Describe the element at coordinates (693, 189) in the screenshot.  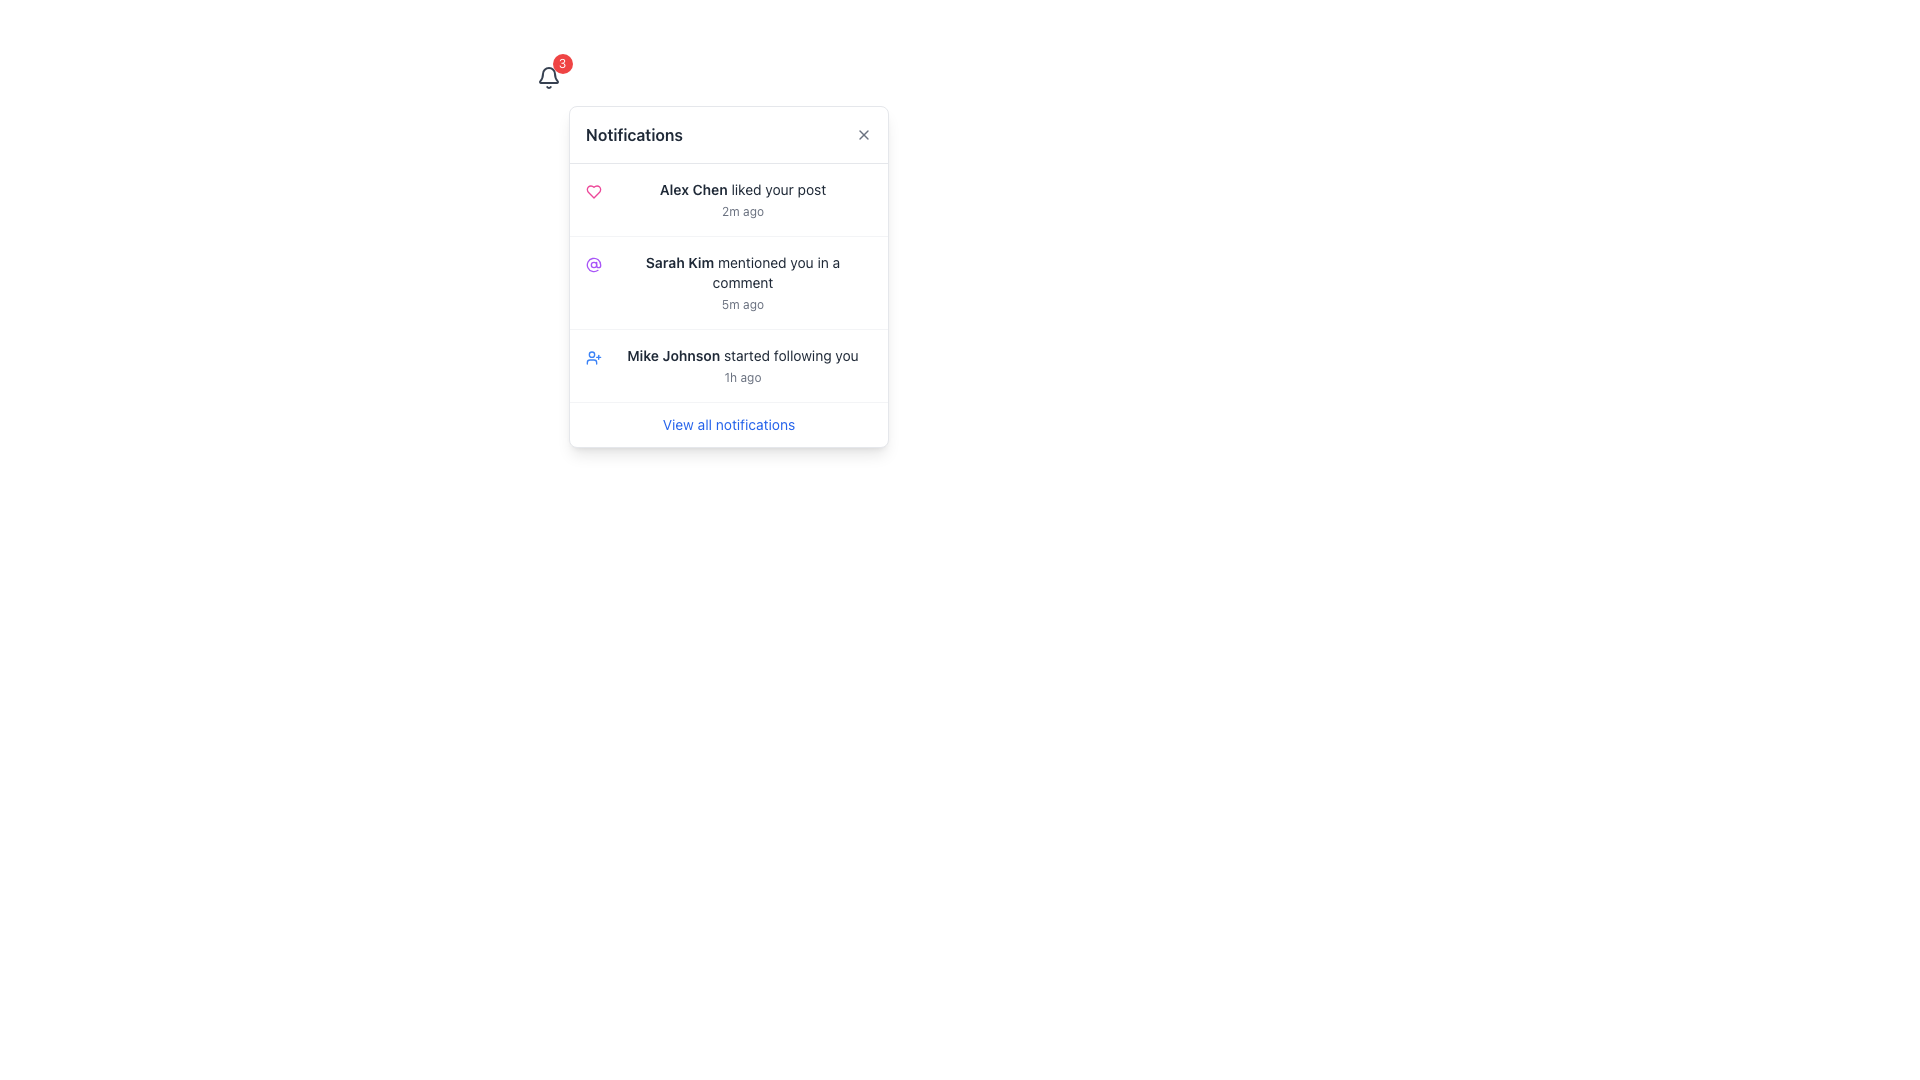
I see `information displayed in the bold text label 'Alex Chen' which is part of a notification entry in the dropdown box` at that location.